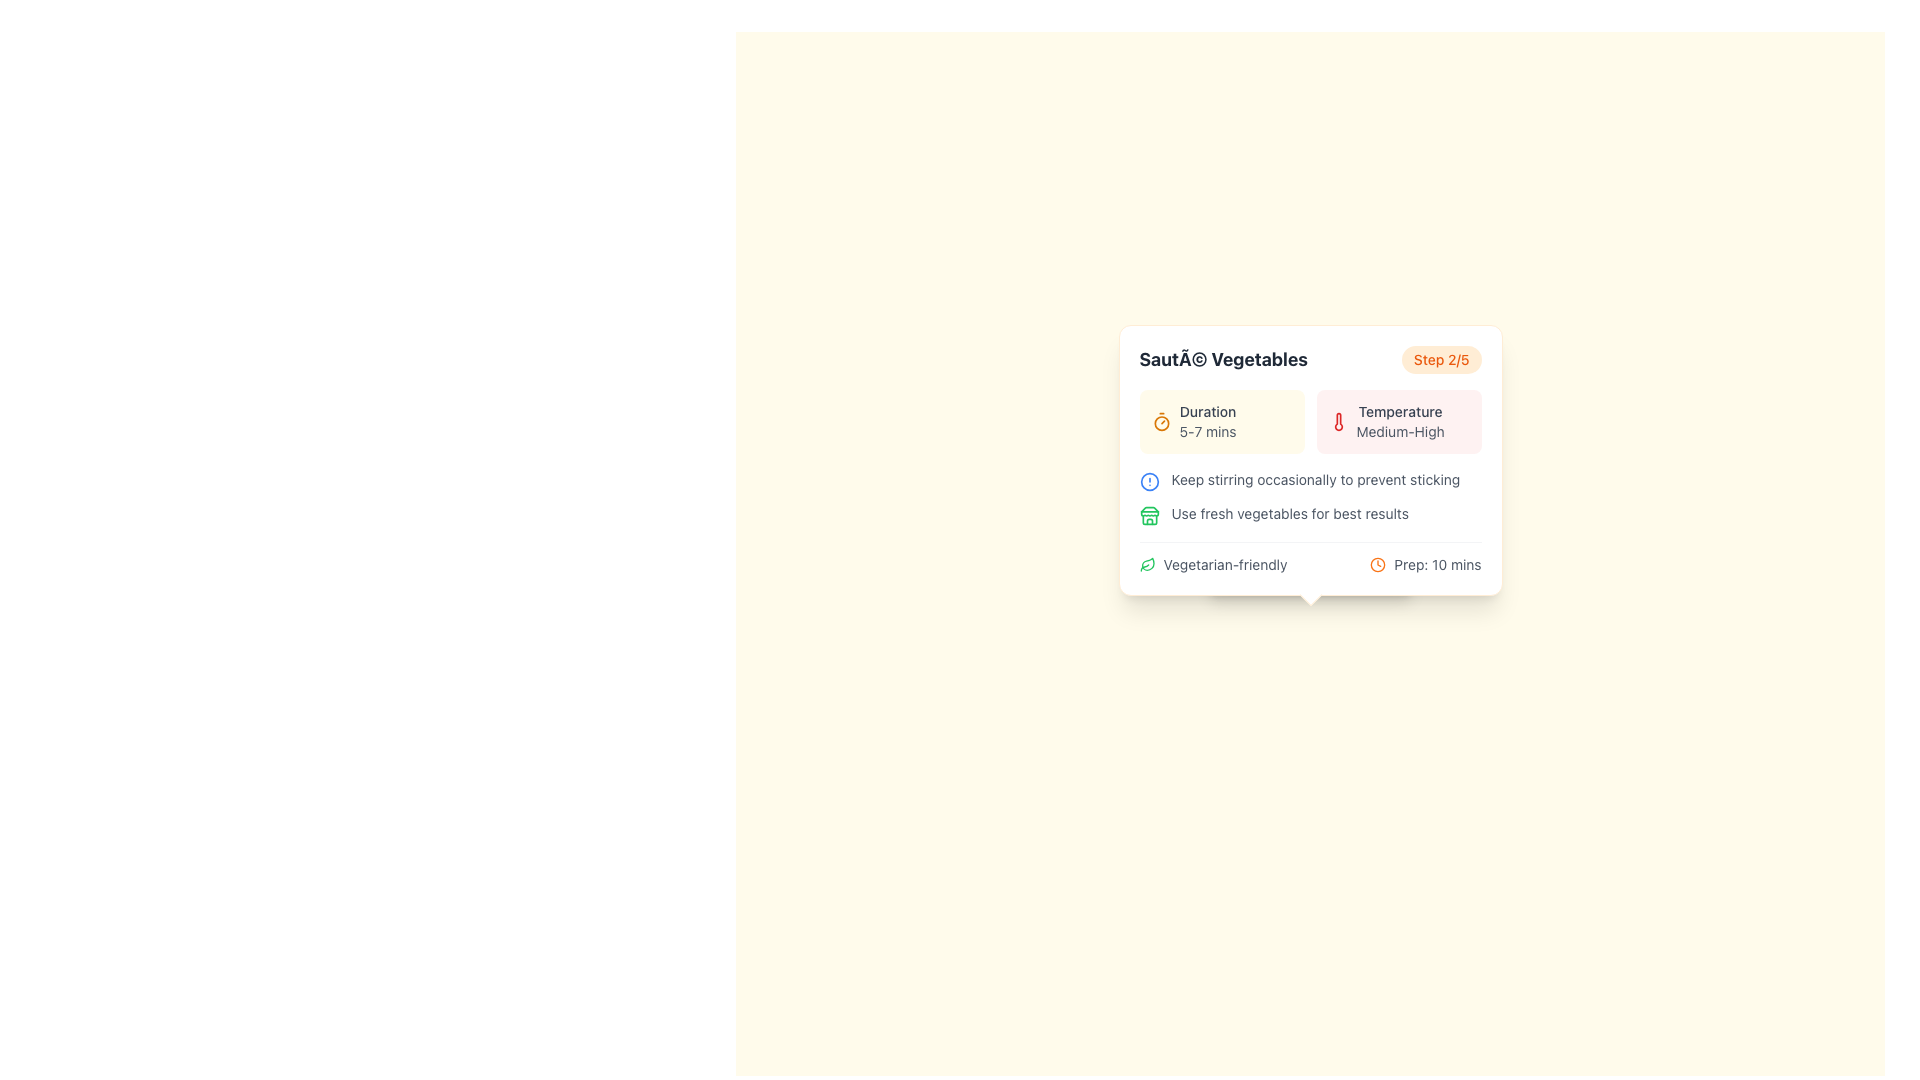 The height and width of the screenshot is (1080, 1920). I want to click on the text label reading 'Use fresh vegetables for best results' located in the lower mid-section of the card interface, so click(1290, 512).